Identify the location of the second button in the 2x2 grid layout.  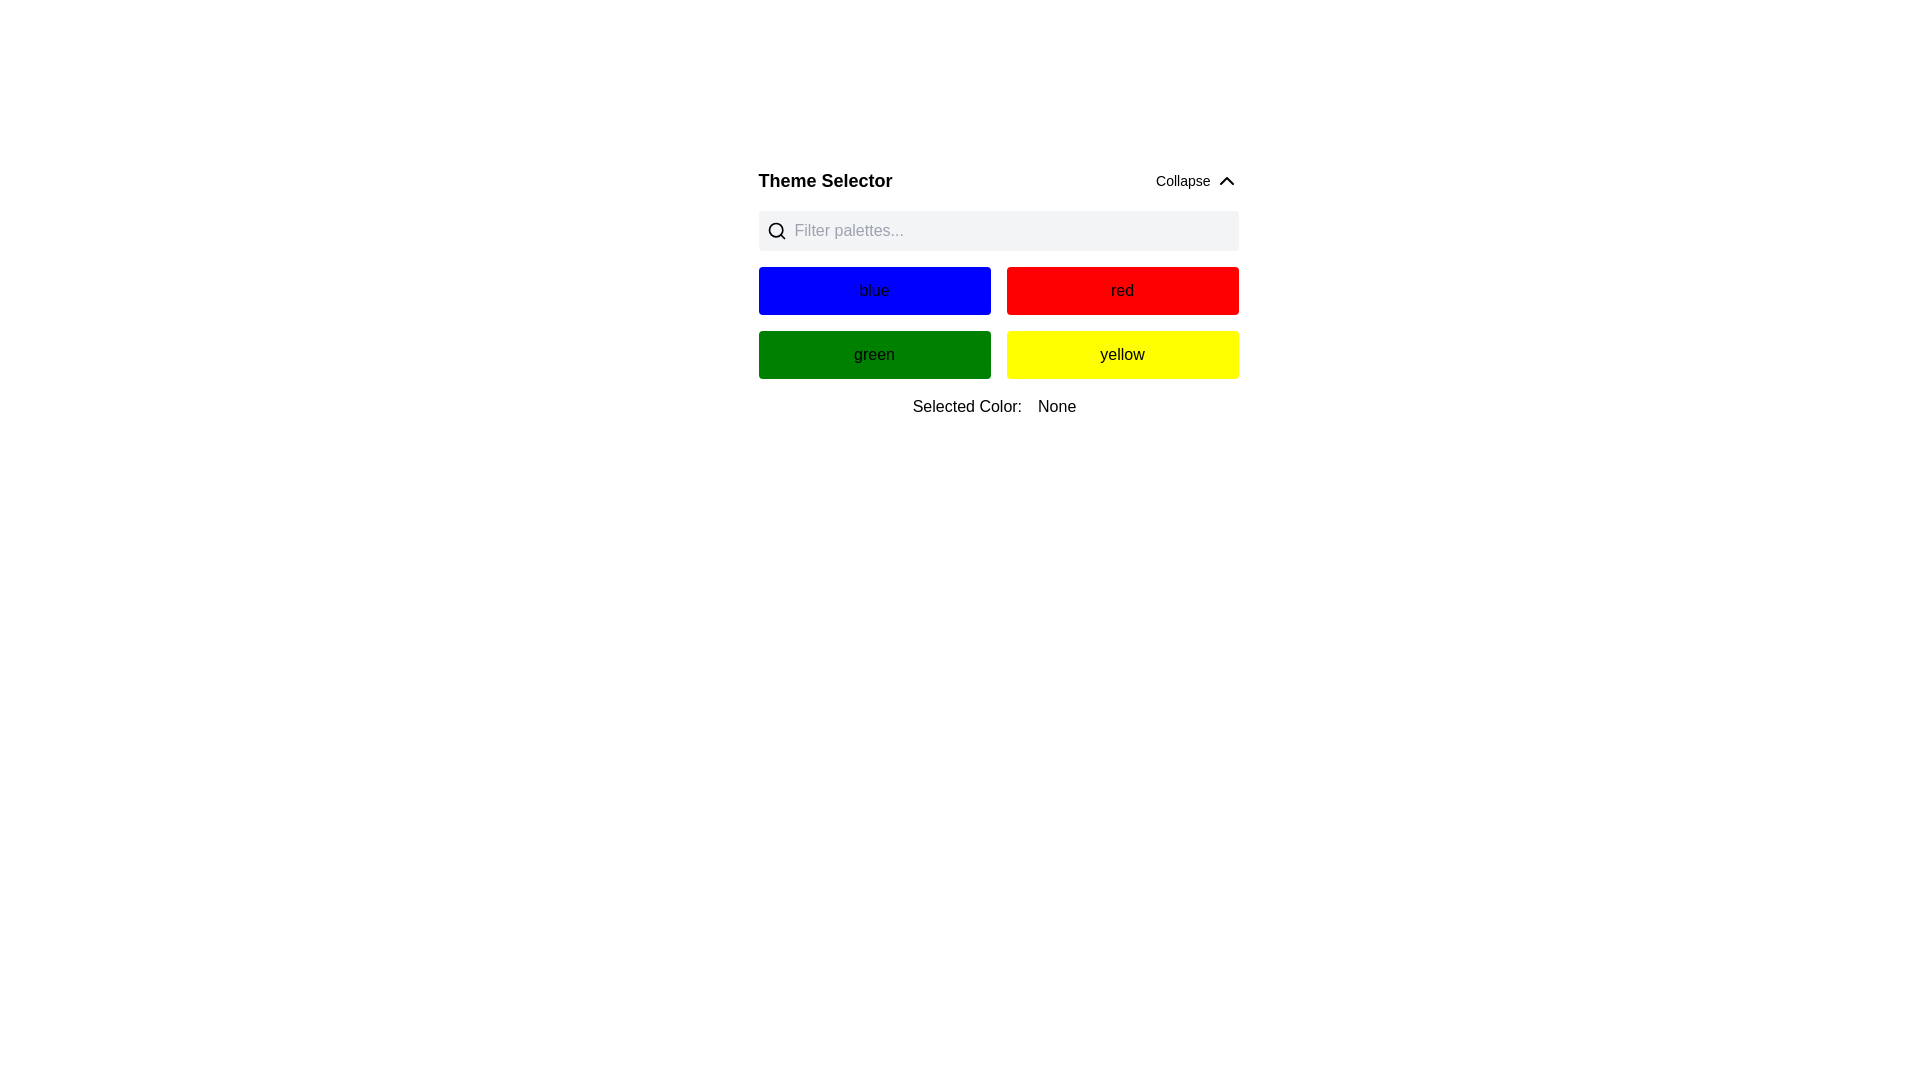
(1122, 290).